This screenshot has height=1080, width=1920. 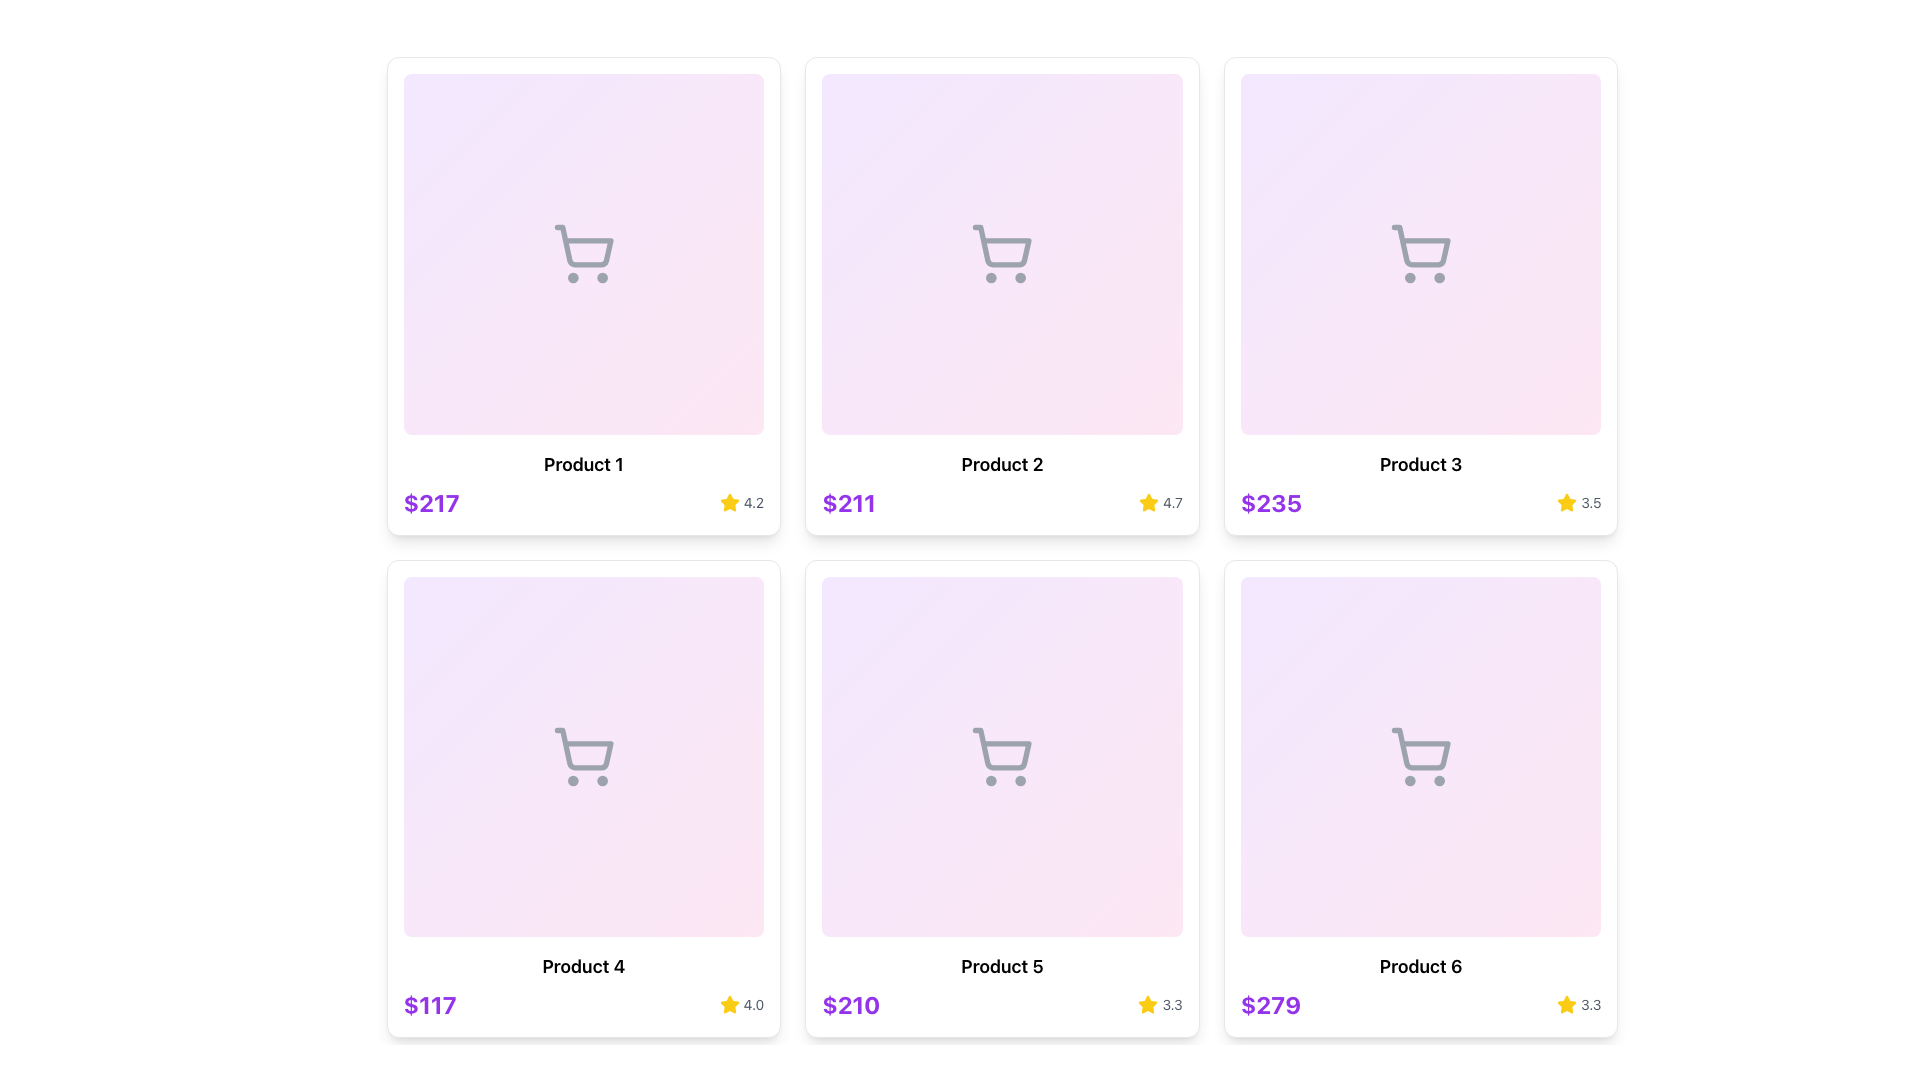 What do you see at coordinates (1002, 454) in the screenshot?
I see `the Text label within the interactive overlay at the bottom of the second product card in the first row of the grid layout` at bounding box center [1002, 454].